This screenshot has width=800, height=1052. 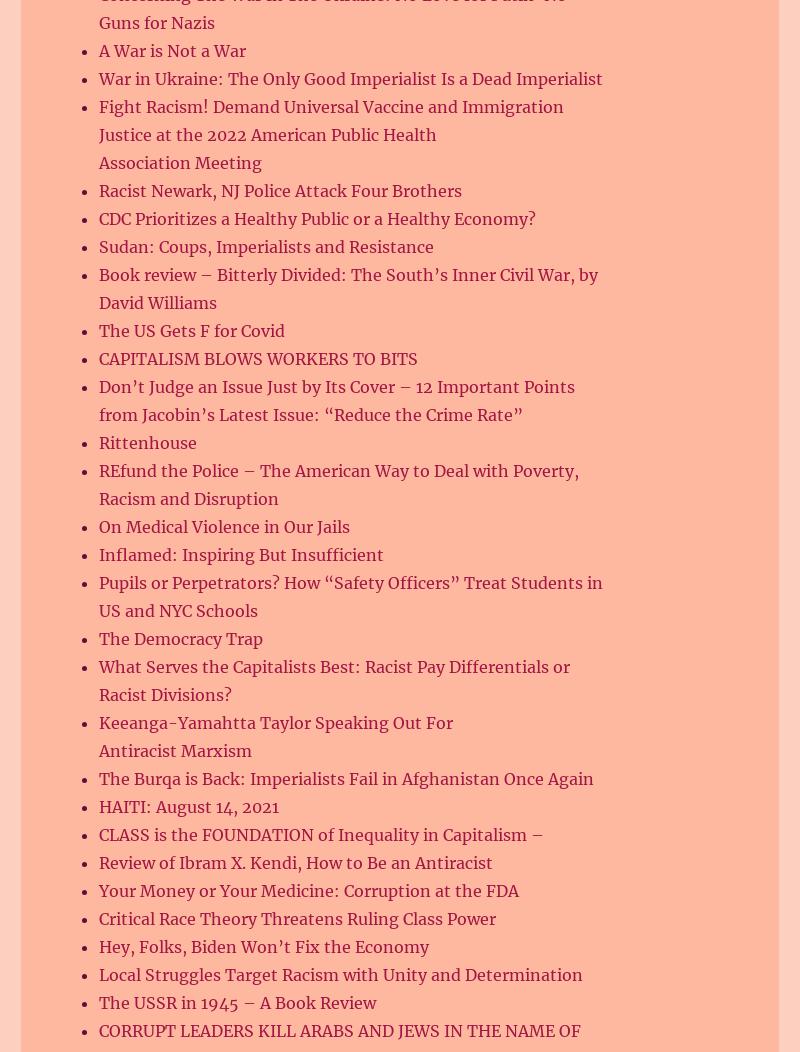 What do you see at coordinates (98, 737) in the screenshot?
I see `'Keeanga-Yamahtta Taylor Speaking Out For Antiracist Marxism'` at bounding box center [98, 737].